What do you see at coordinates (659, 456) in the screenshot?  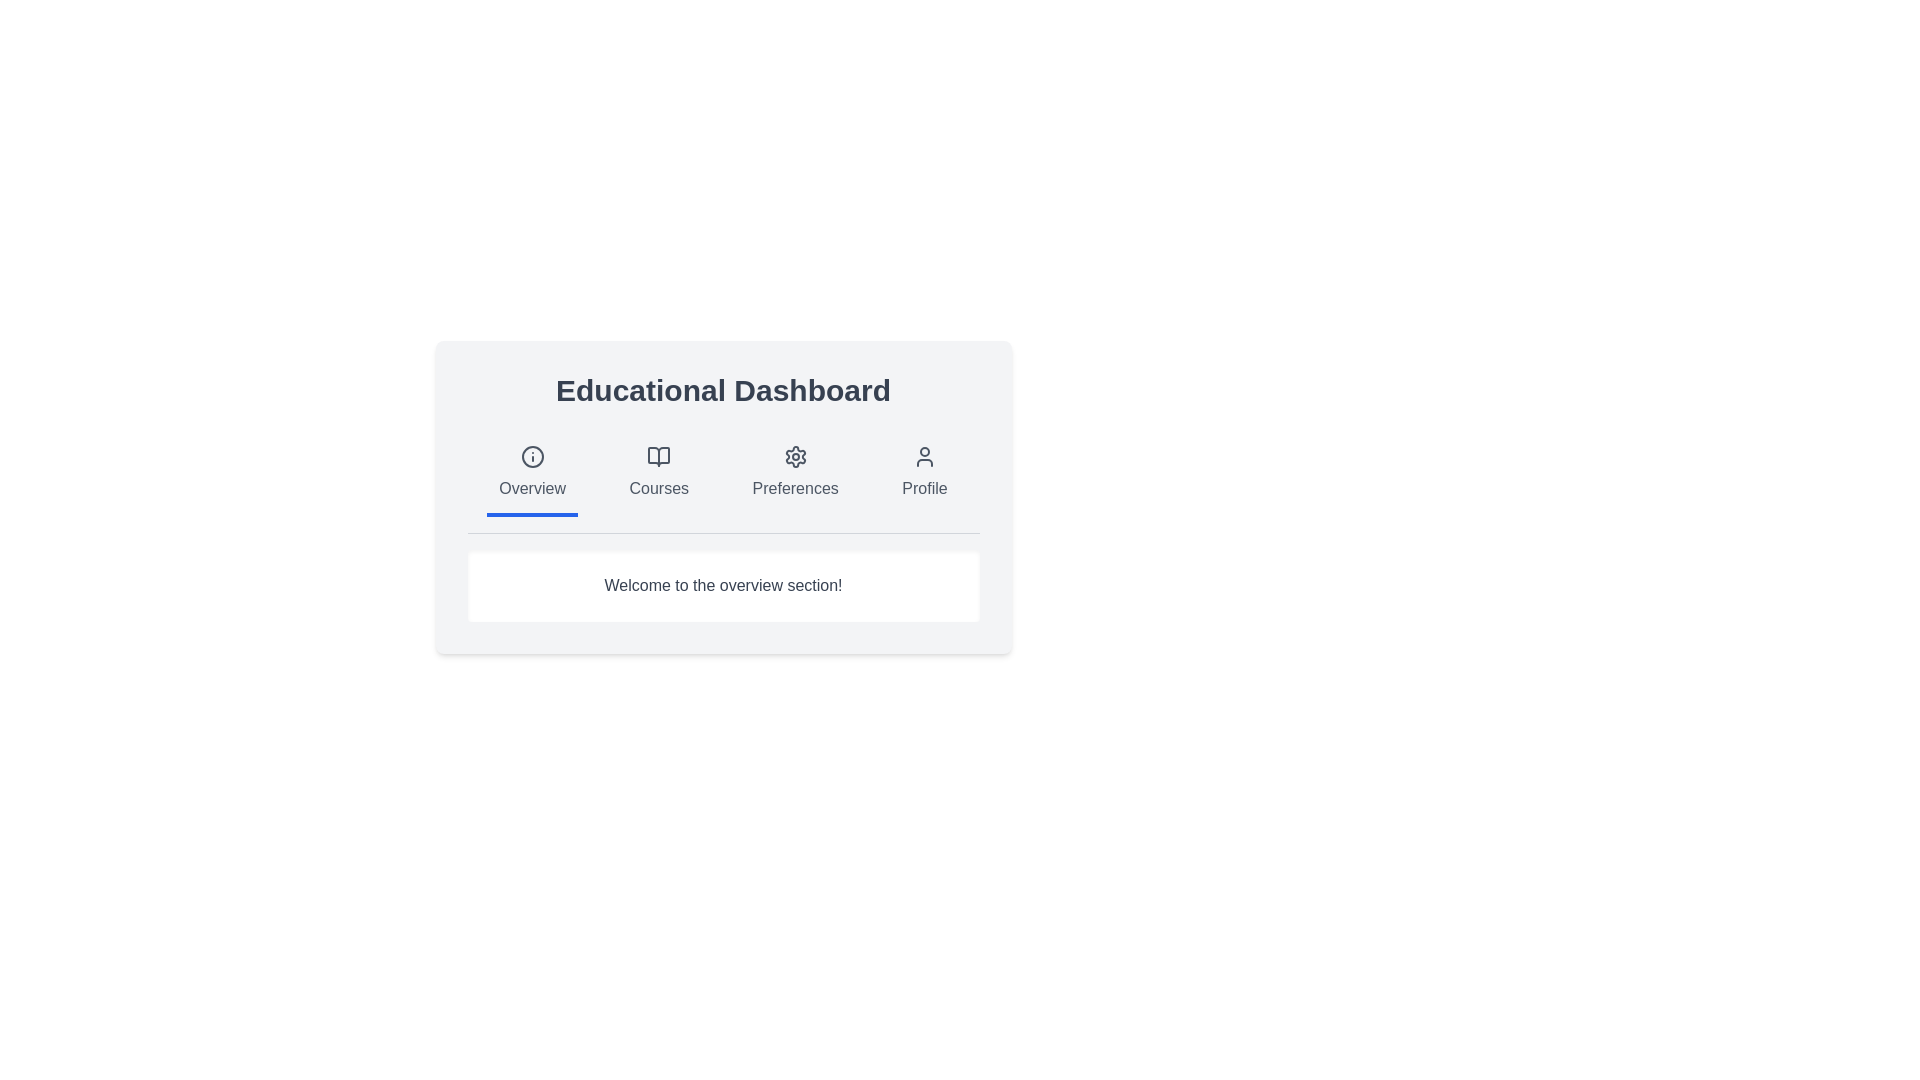 I see `the open book icon in the navigation menu under the 'Courses' label, which is the second icon in the sequence` at bounding box center [659, 456].